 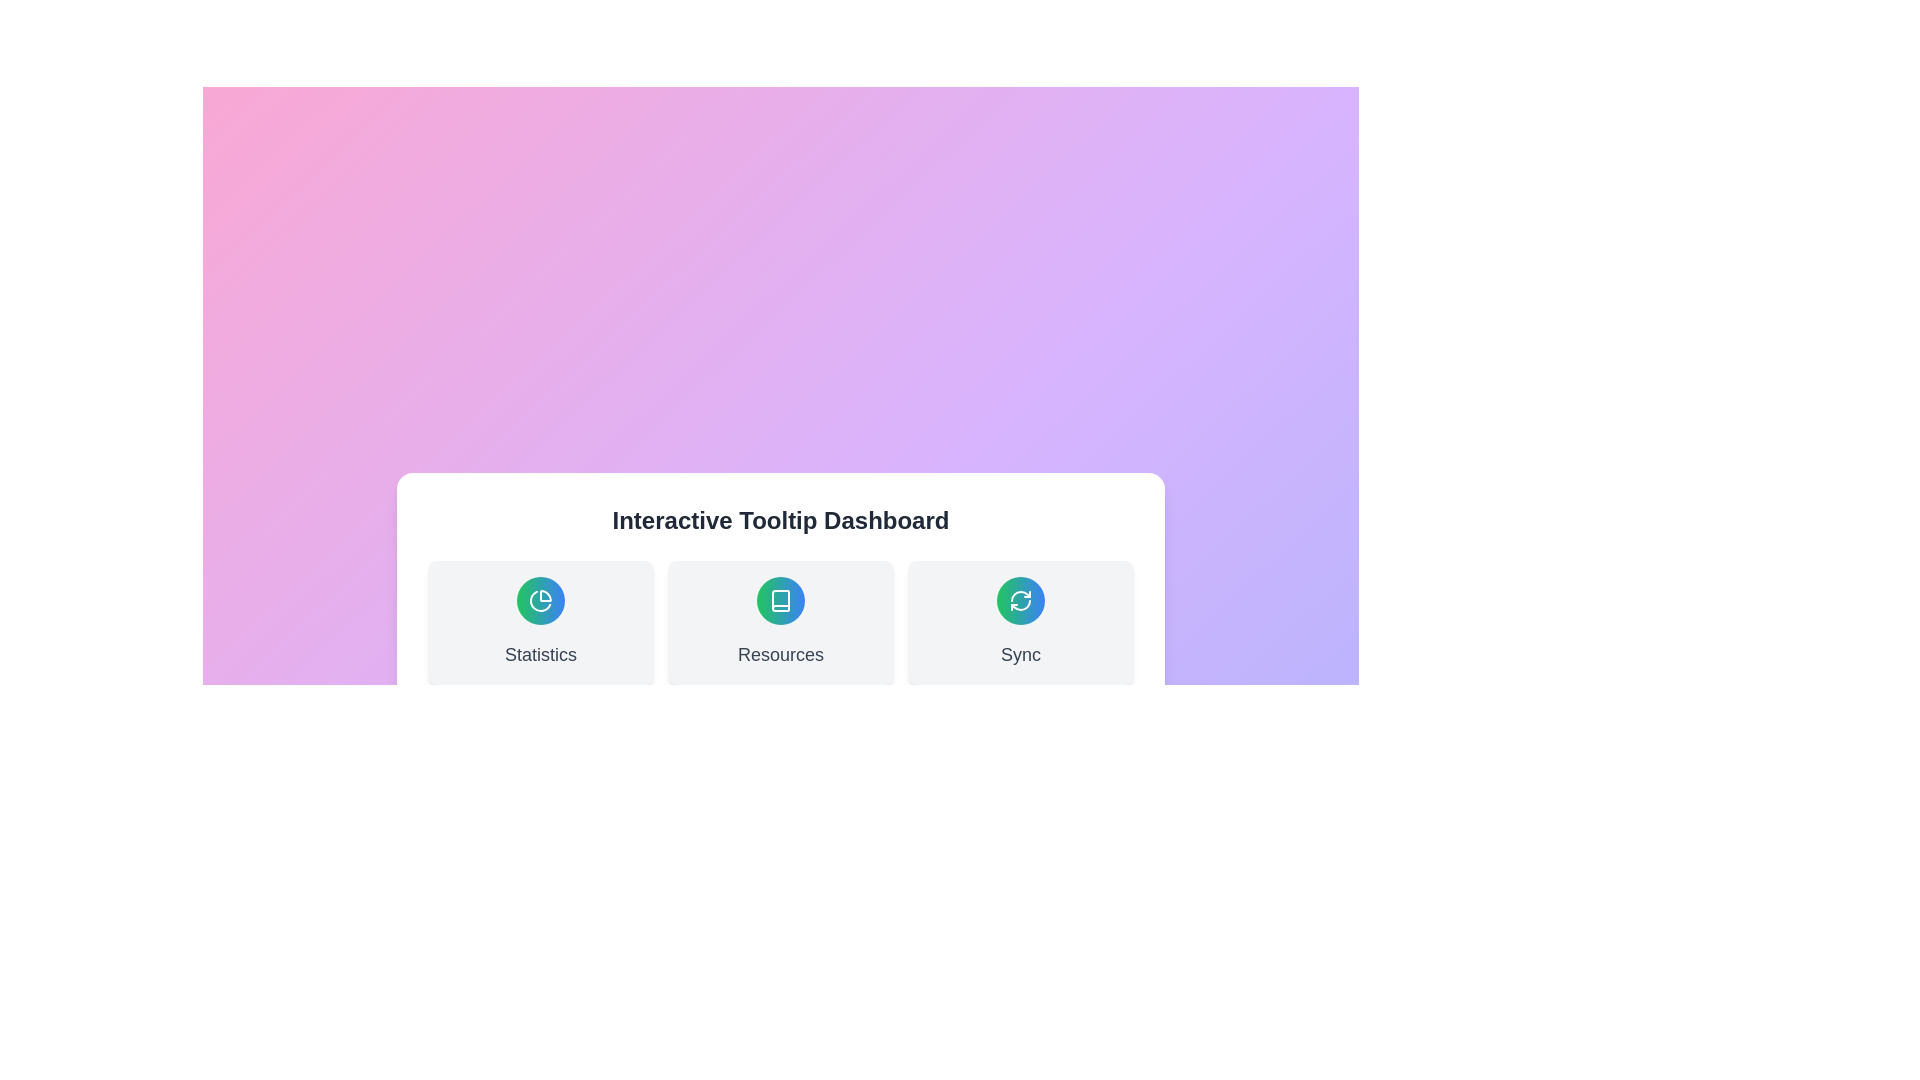 I want to click on the text in the Card that serves as a shortcut for navigating to resources or instructional materials, positioned between 'Statistics' and 'Sync', so click(x=780, y=622).